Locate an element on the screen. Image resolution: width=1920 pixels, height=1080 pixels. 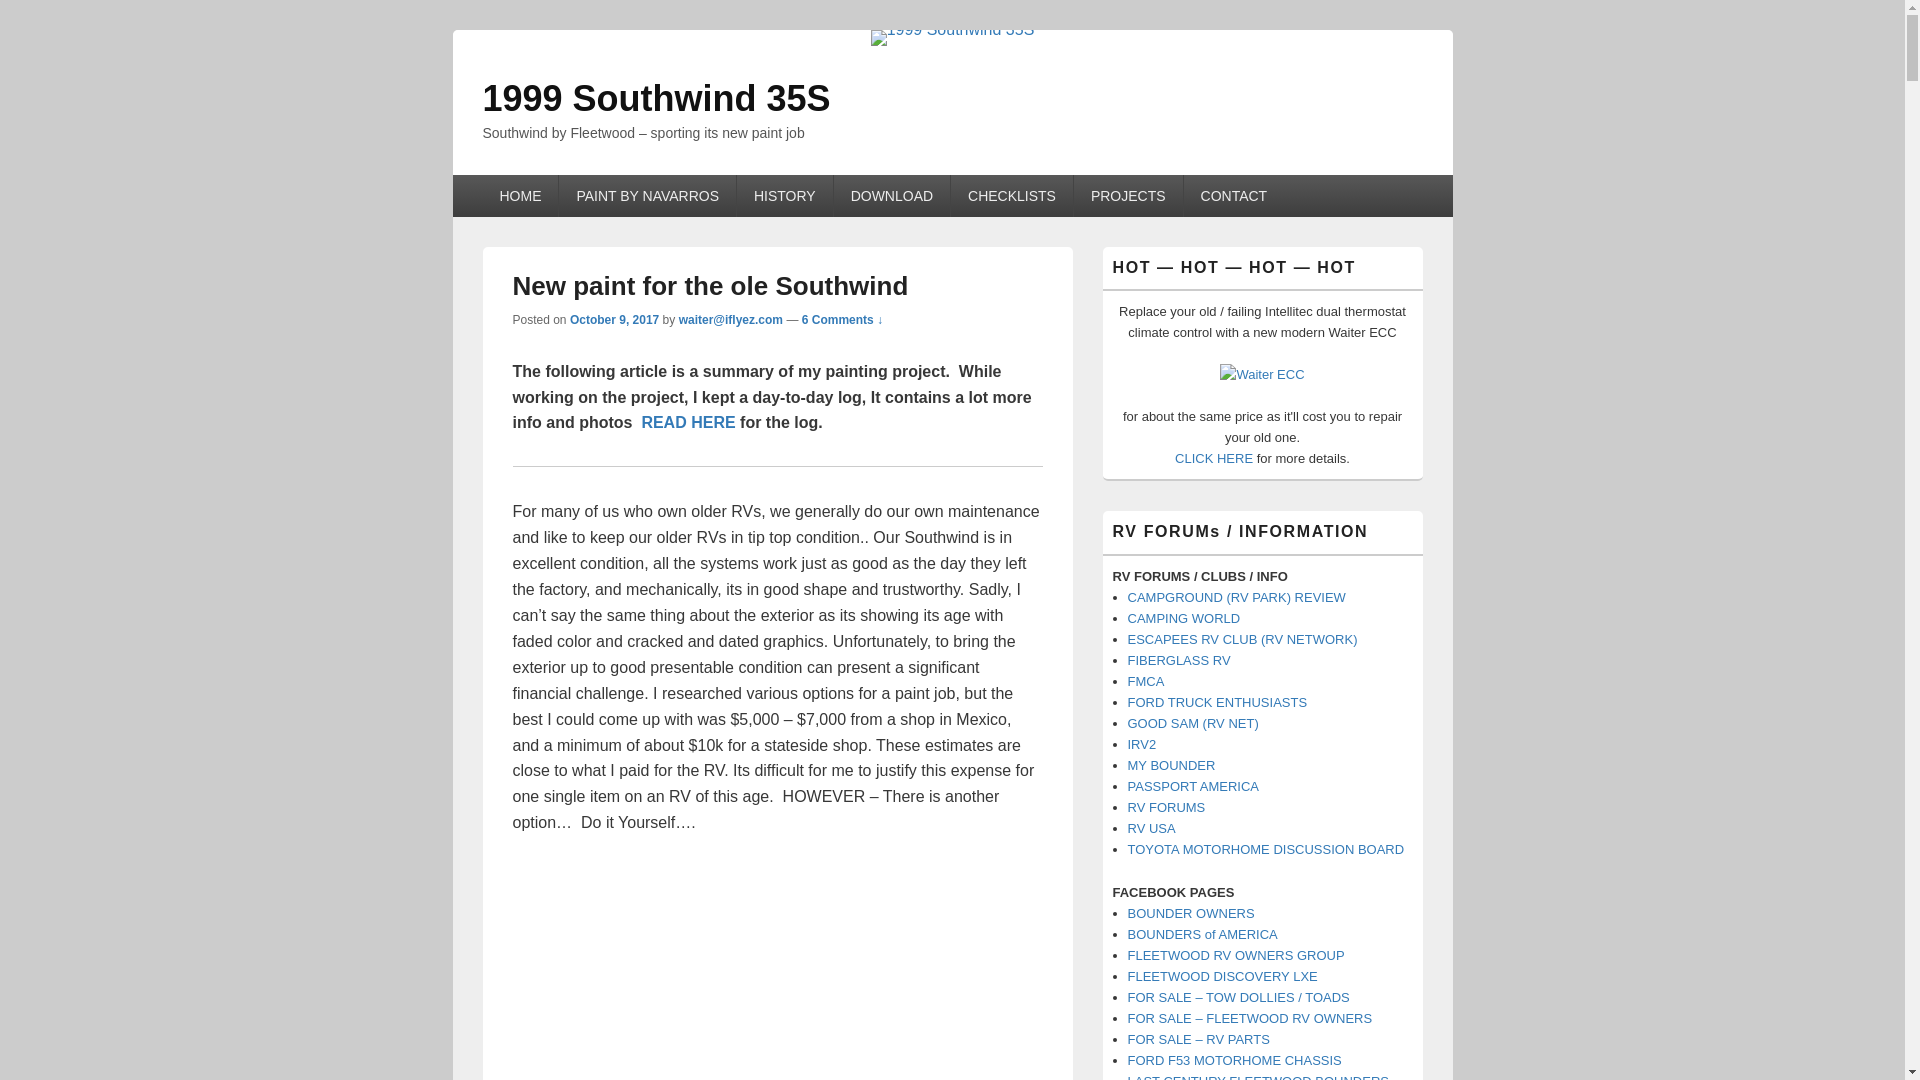
'BOUNDERS of AMERICA' is located at coordinates (1202, 934).